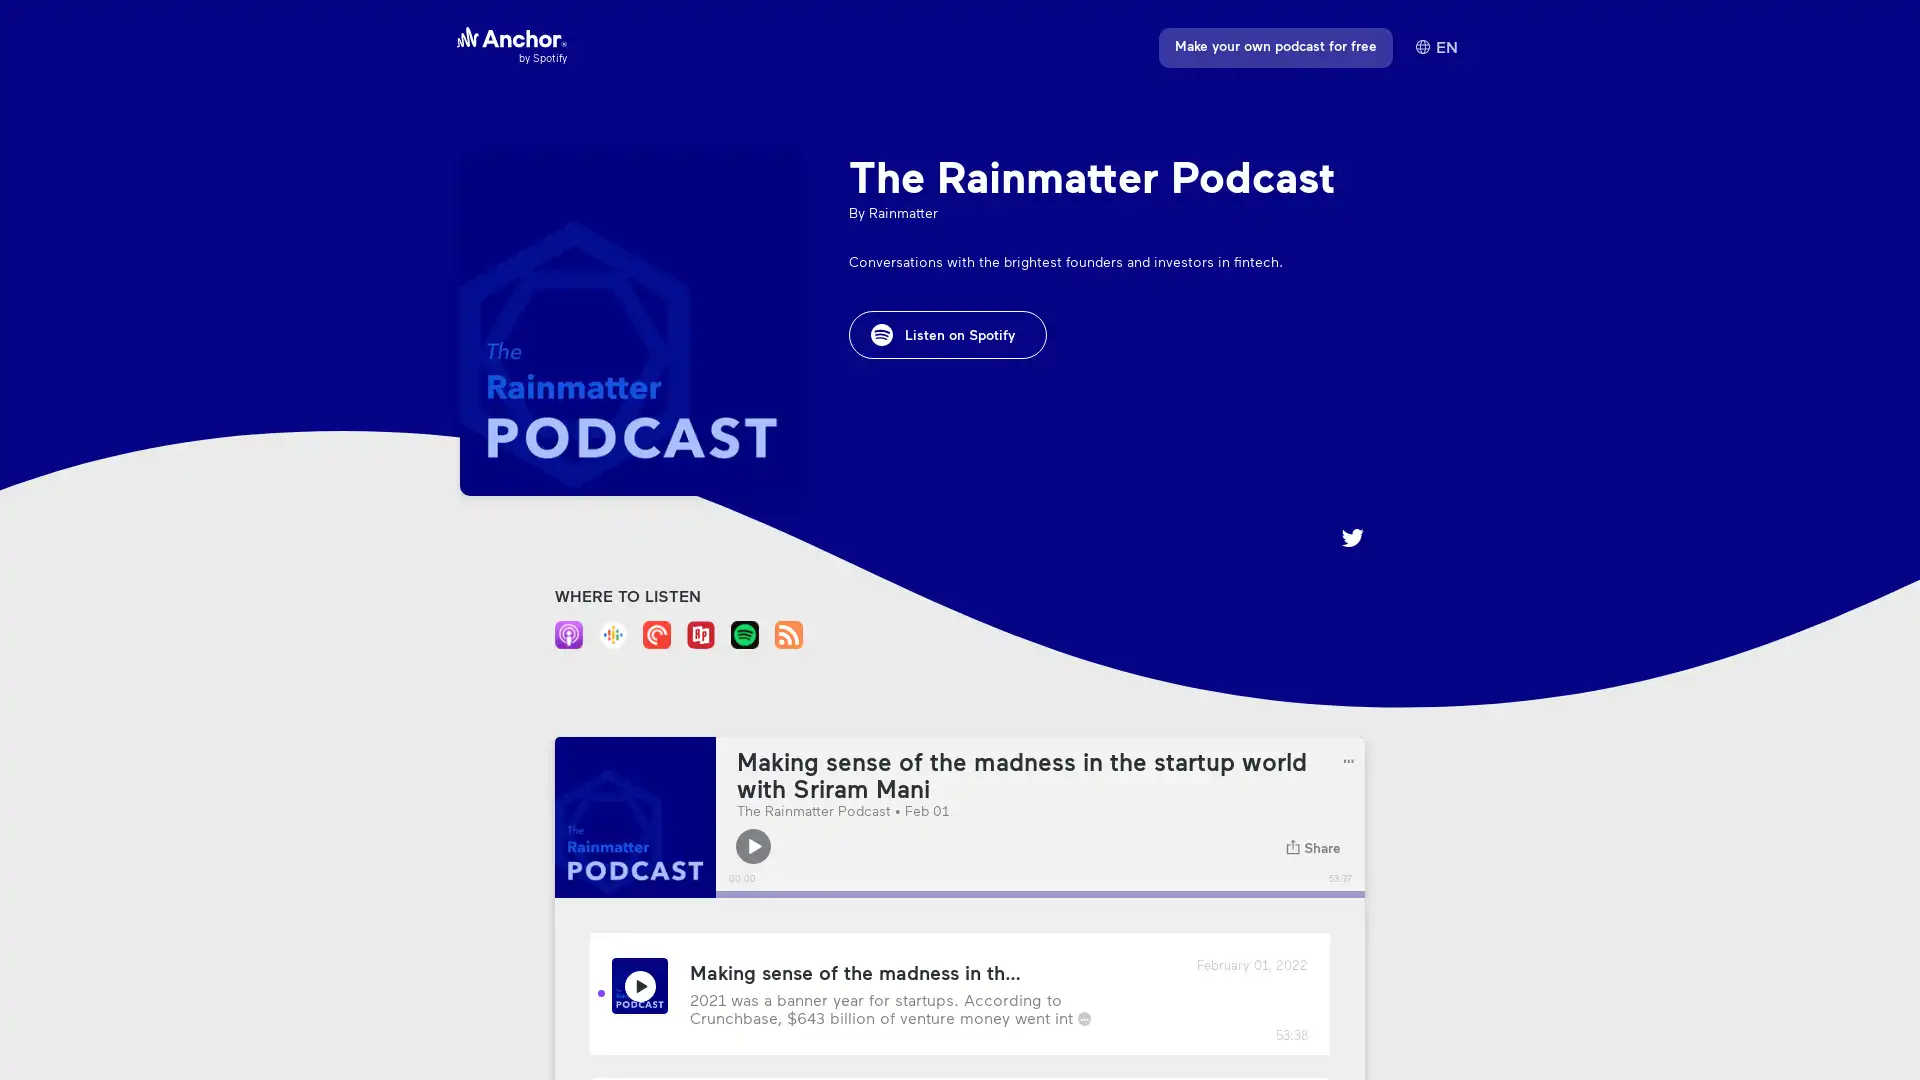  Describe the element at coordinates (1313, 847) in the screenshot. I see `Share` at that location.